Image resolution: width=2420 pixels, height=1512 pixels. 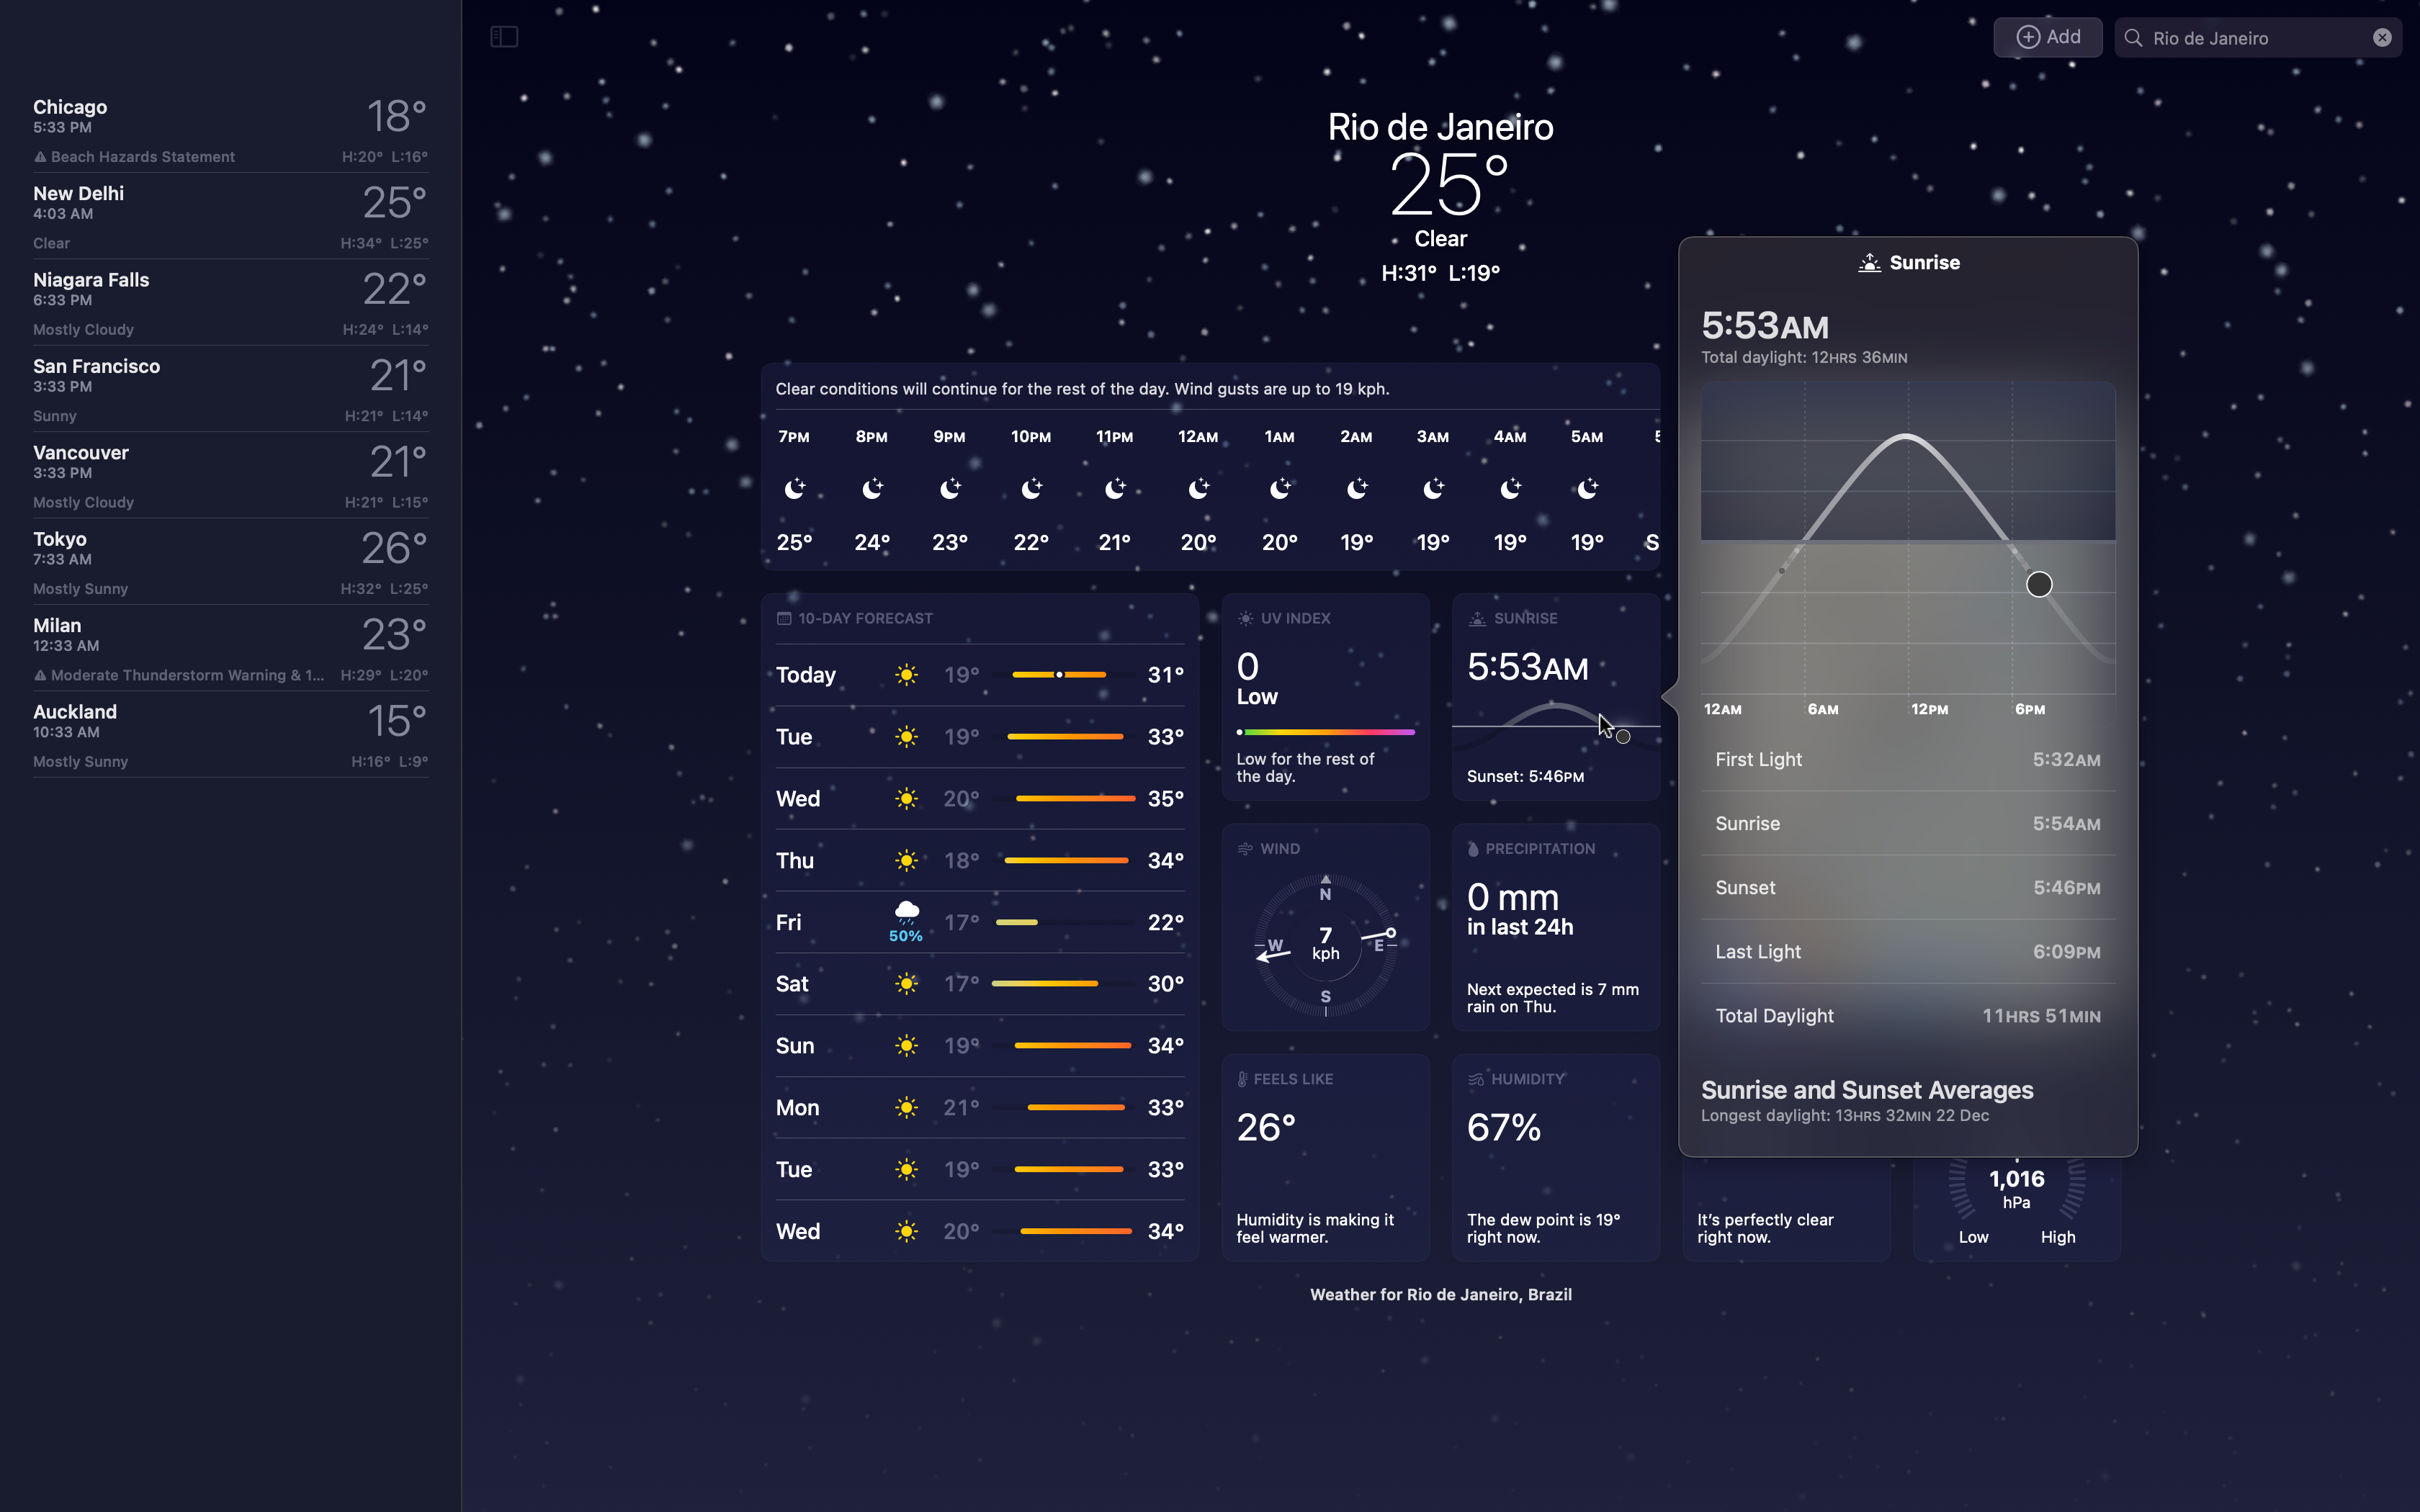 What do you see at coordinates (1553, 926) in the screenshot?
I see `View more details about precipitation` at bounding box center [1553, 926].